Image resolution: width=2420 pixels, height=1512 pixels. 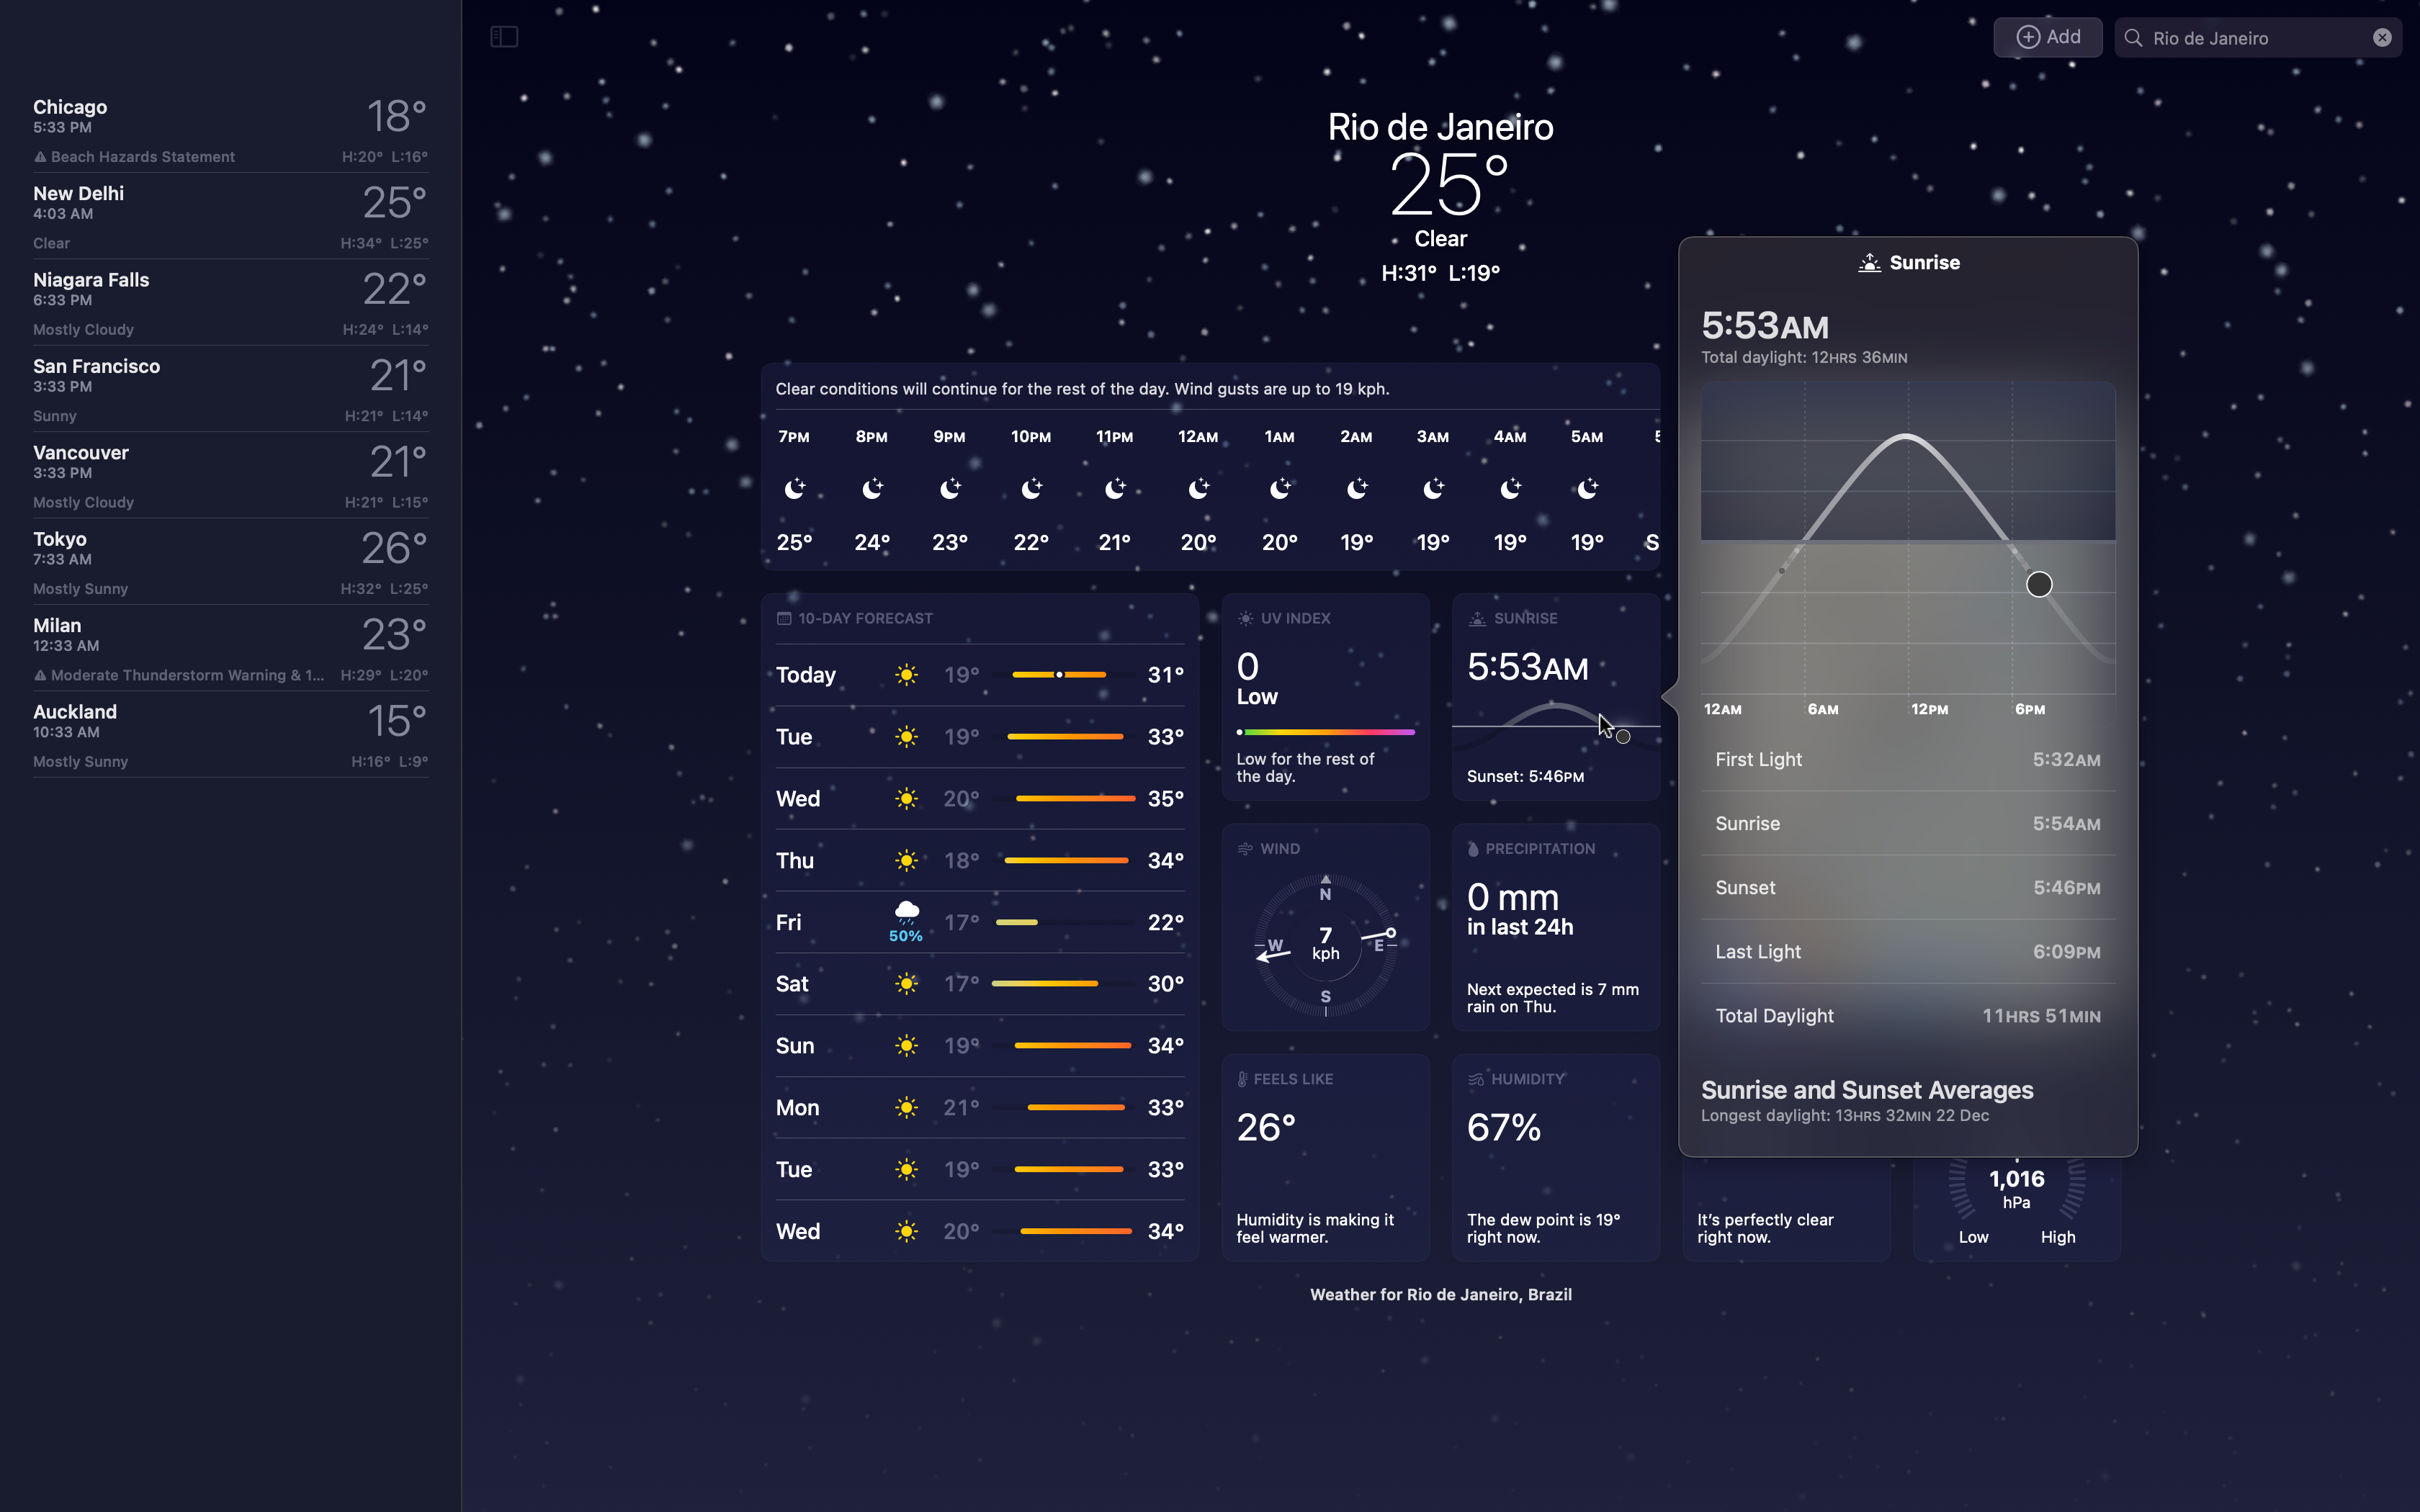 What do you see at coordinates (1553, 926) in the screenshot?
I see `View more details about precipitation` at bounding box center [1553, 926].